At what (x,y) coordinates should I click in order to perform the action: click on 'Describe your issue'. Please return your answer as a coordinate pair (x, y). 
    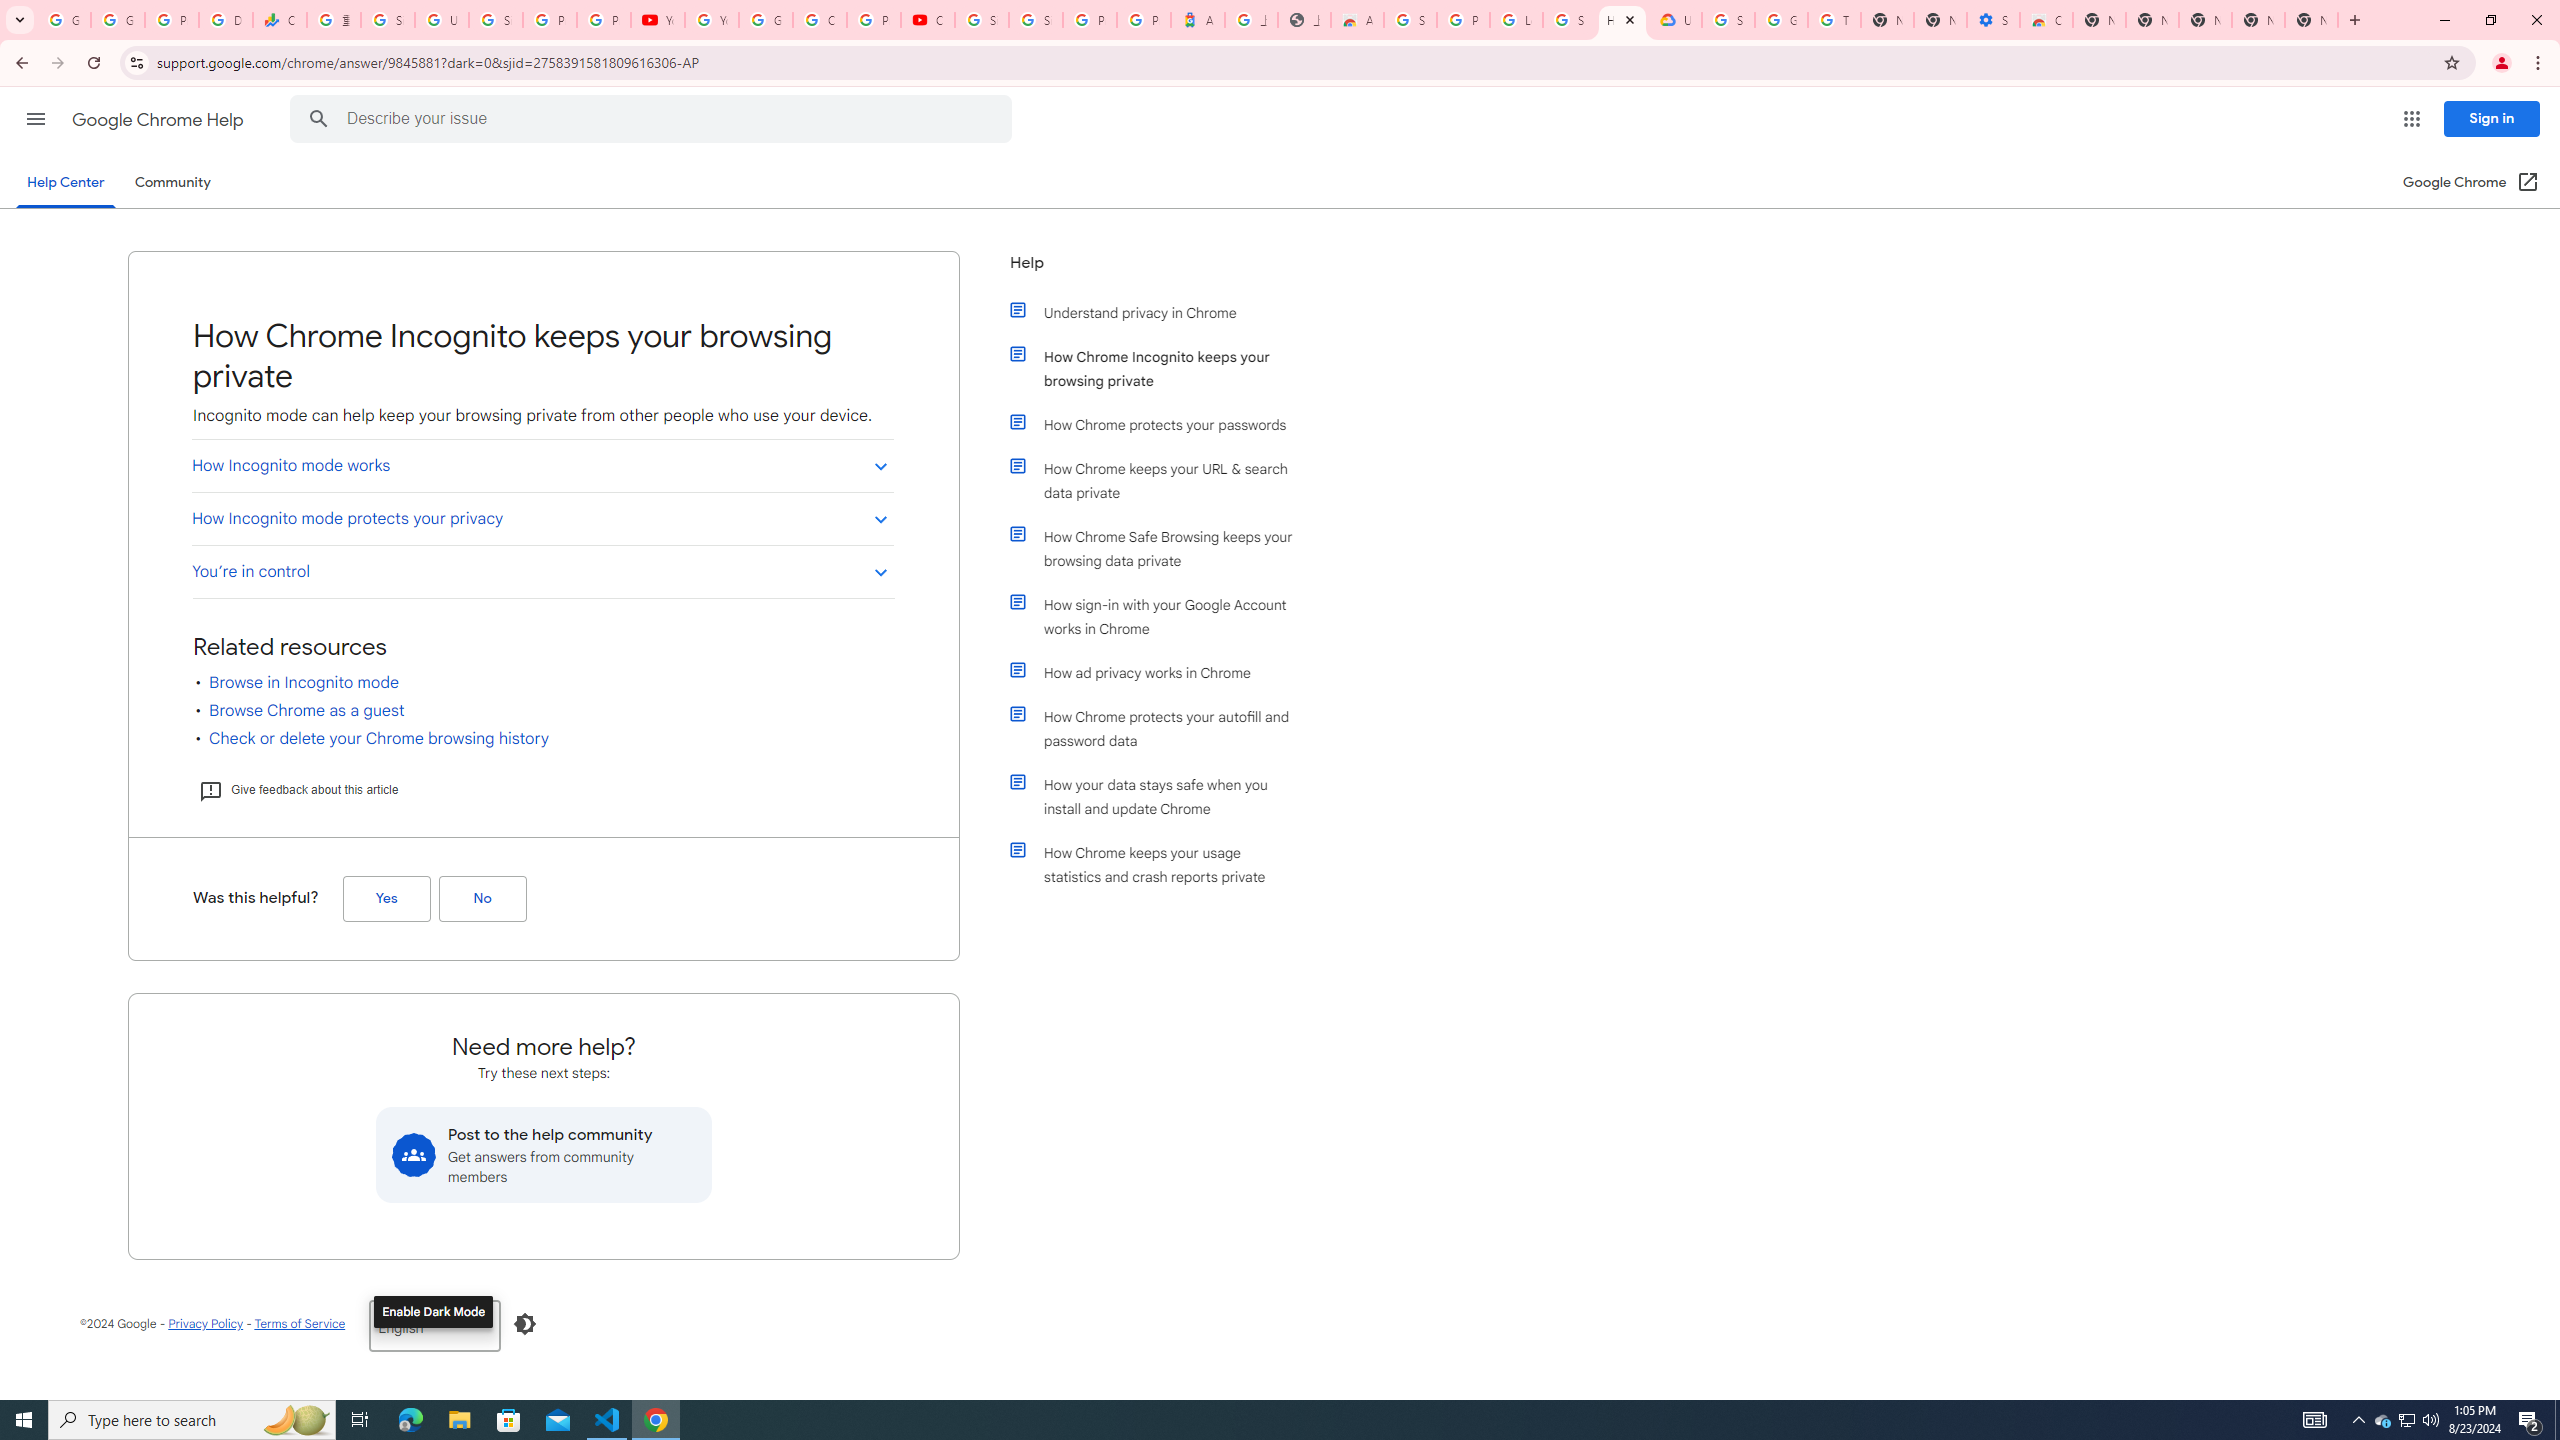
    Looking at the image, I should click on (653, 118).